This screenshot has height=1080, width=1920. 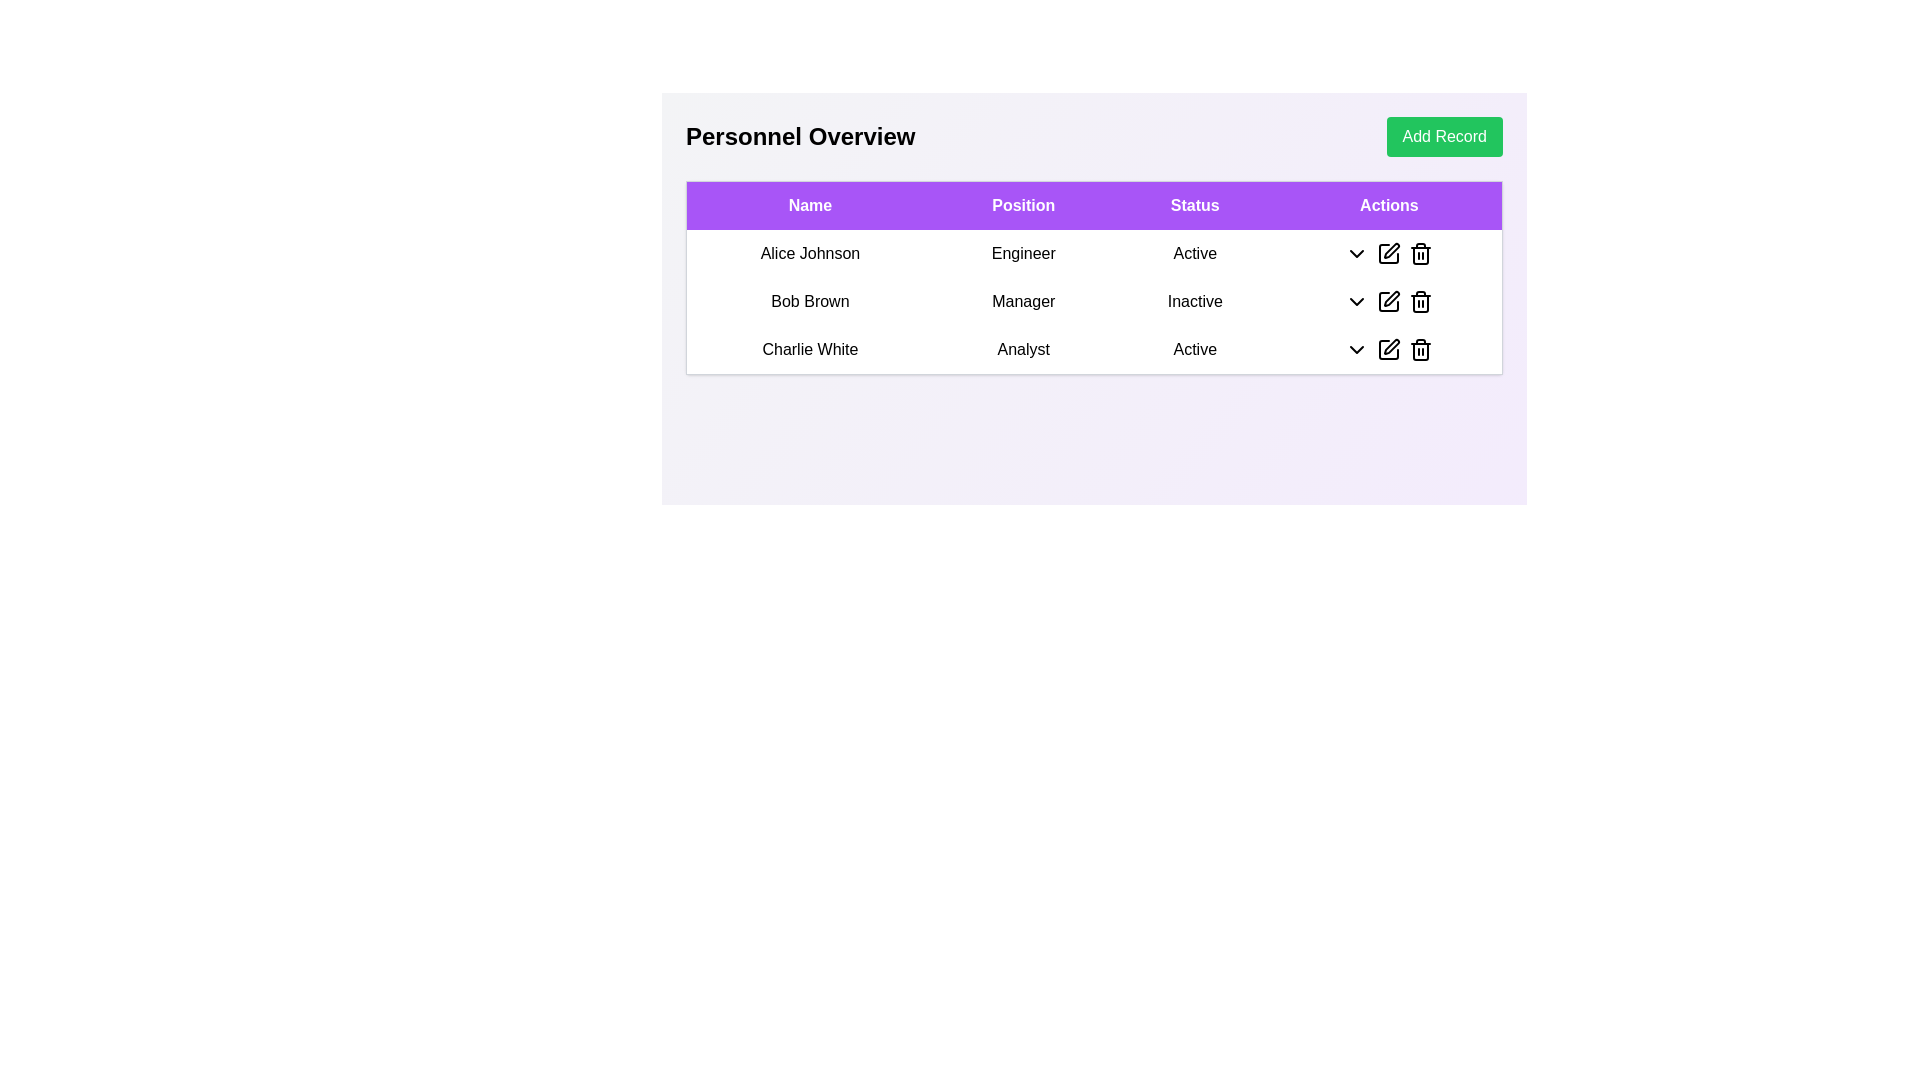 I want to click on the table cell that displays the job role 'Analyst' for the individual 'Charlie White' in the third row of the table under the 'Position' column, so click(x=1023, y=349).